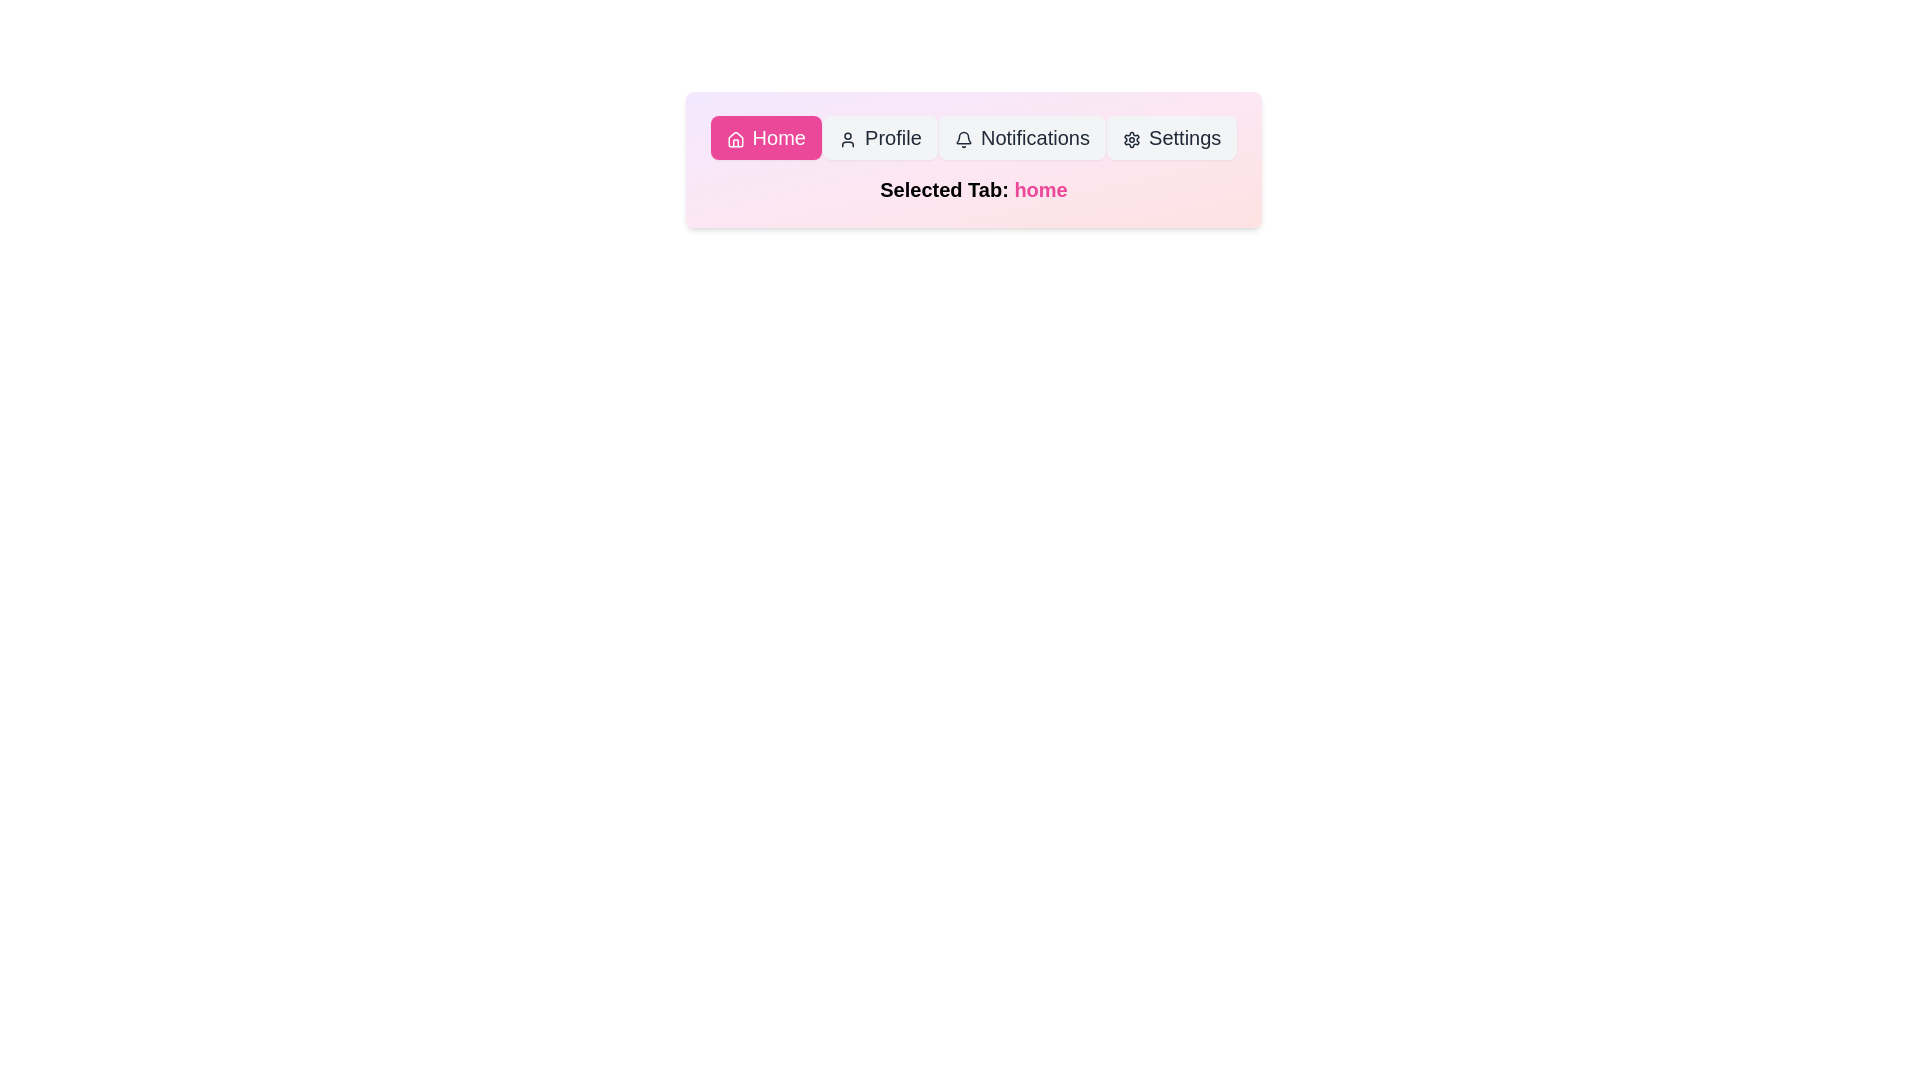 This screenshot has width=1920, height=1080. I want to click on the 'Home' button, which visually represents the 'Home' tab and is the leftmost navigation icon on the top navigation bar, so click(734, 138).